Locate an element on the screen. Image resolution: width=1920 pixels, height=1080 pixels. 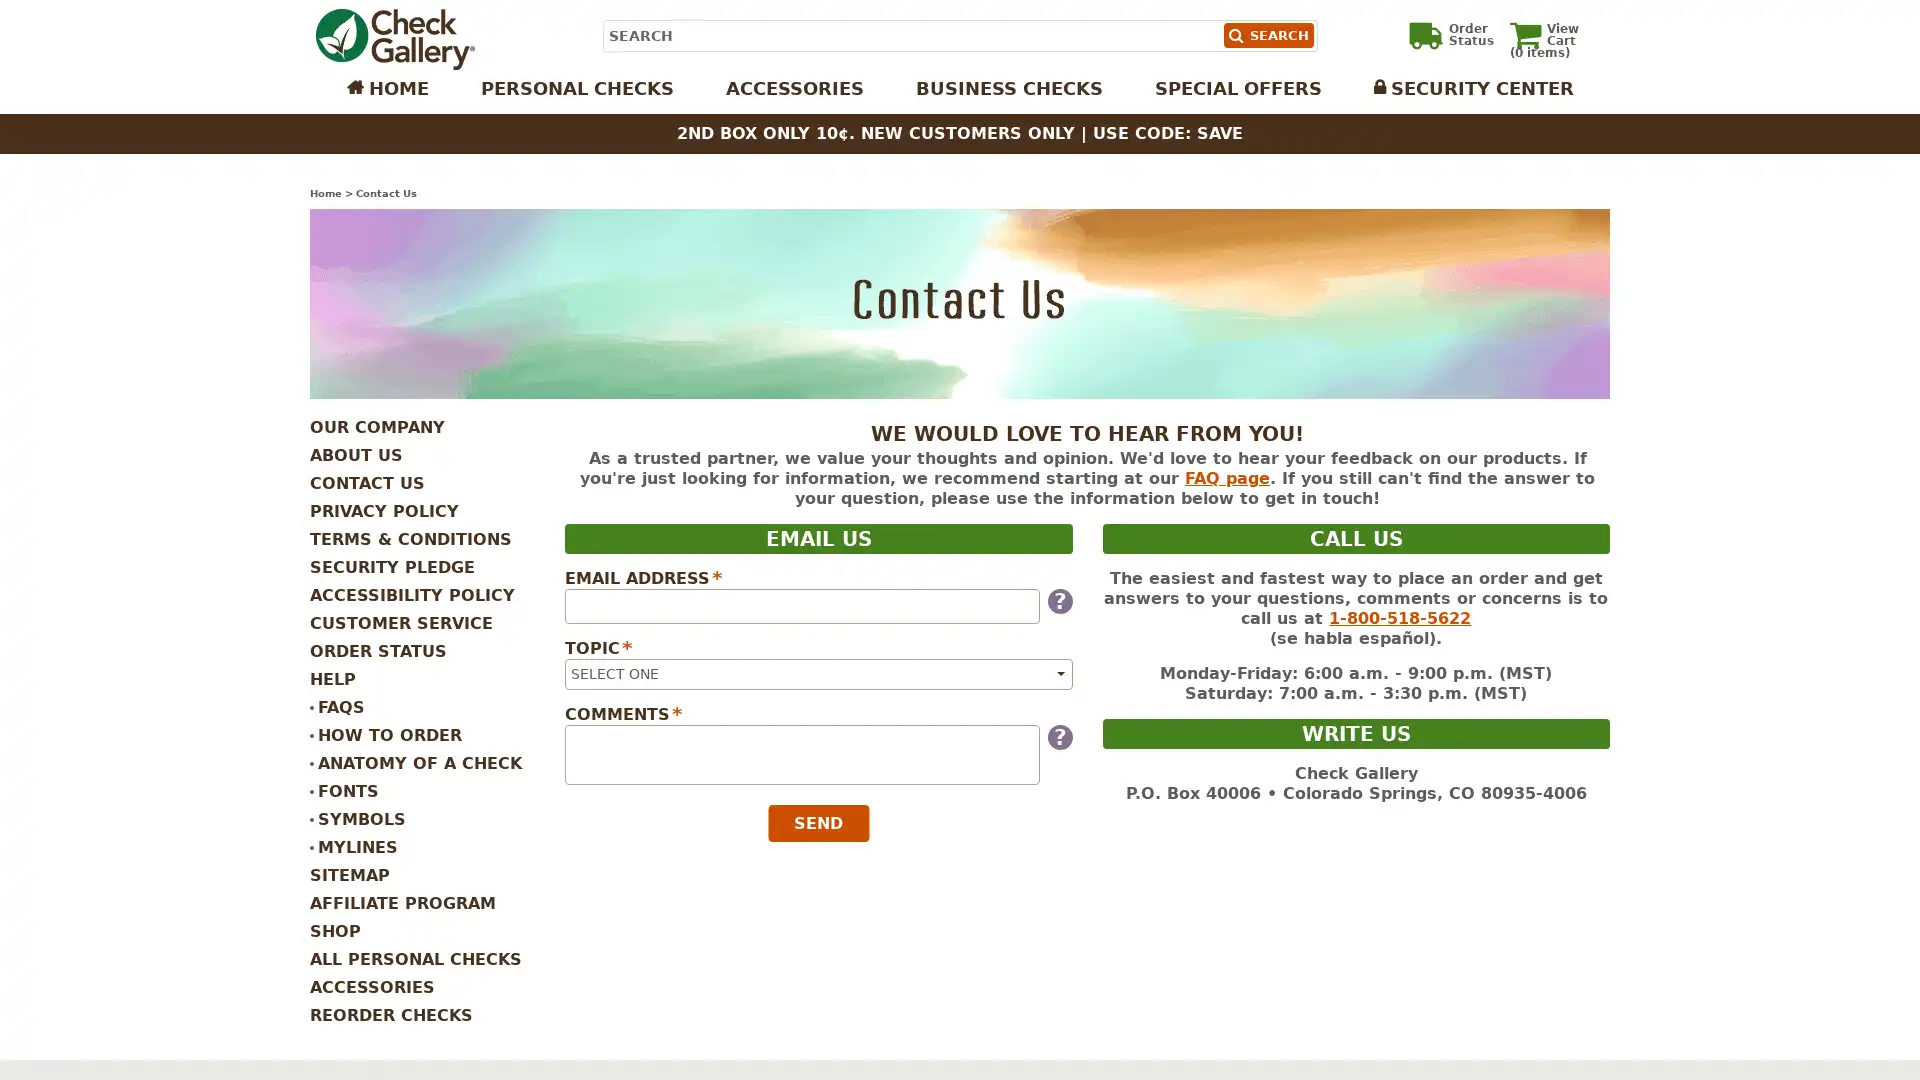
SEARCH is located at coordinates (1266, 35).